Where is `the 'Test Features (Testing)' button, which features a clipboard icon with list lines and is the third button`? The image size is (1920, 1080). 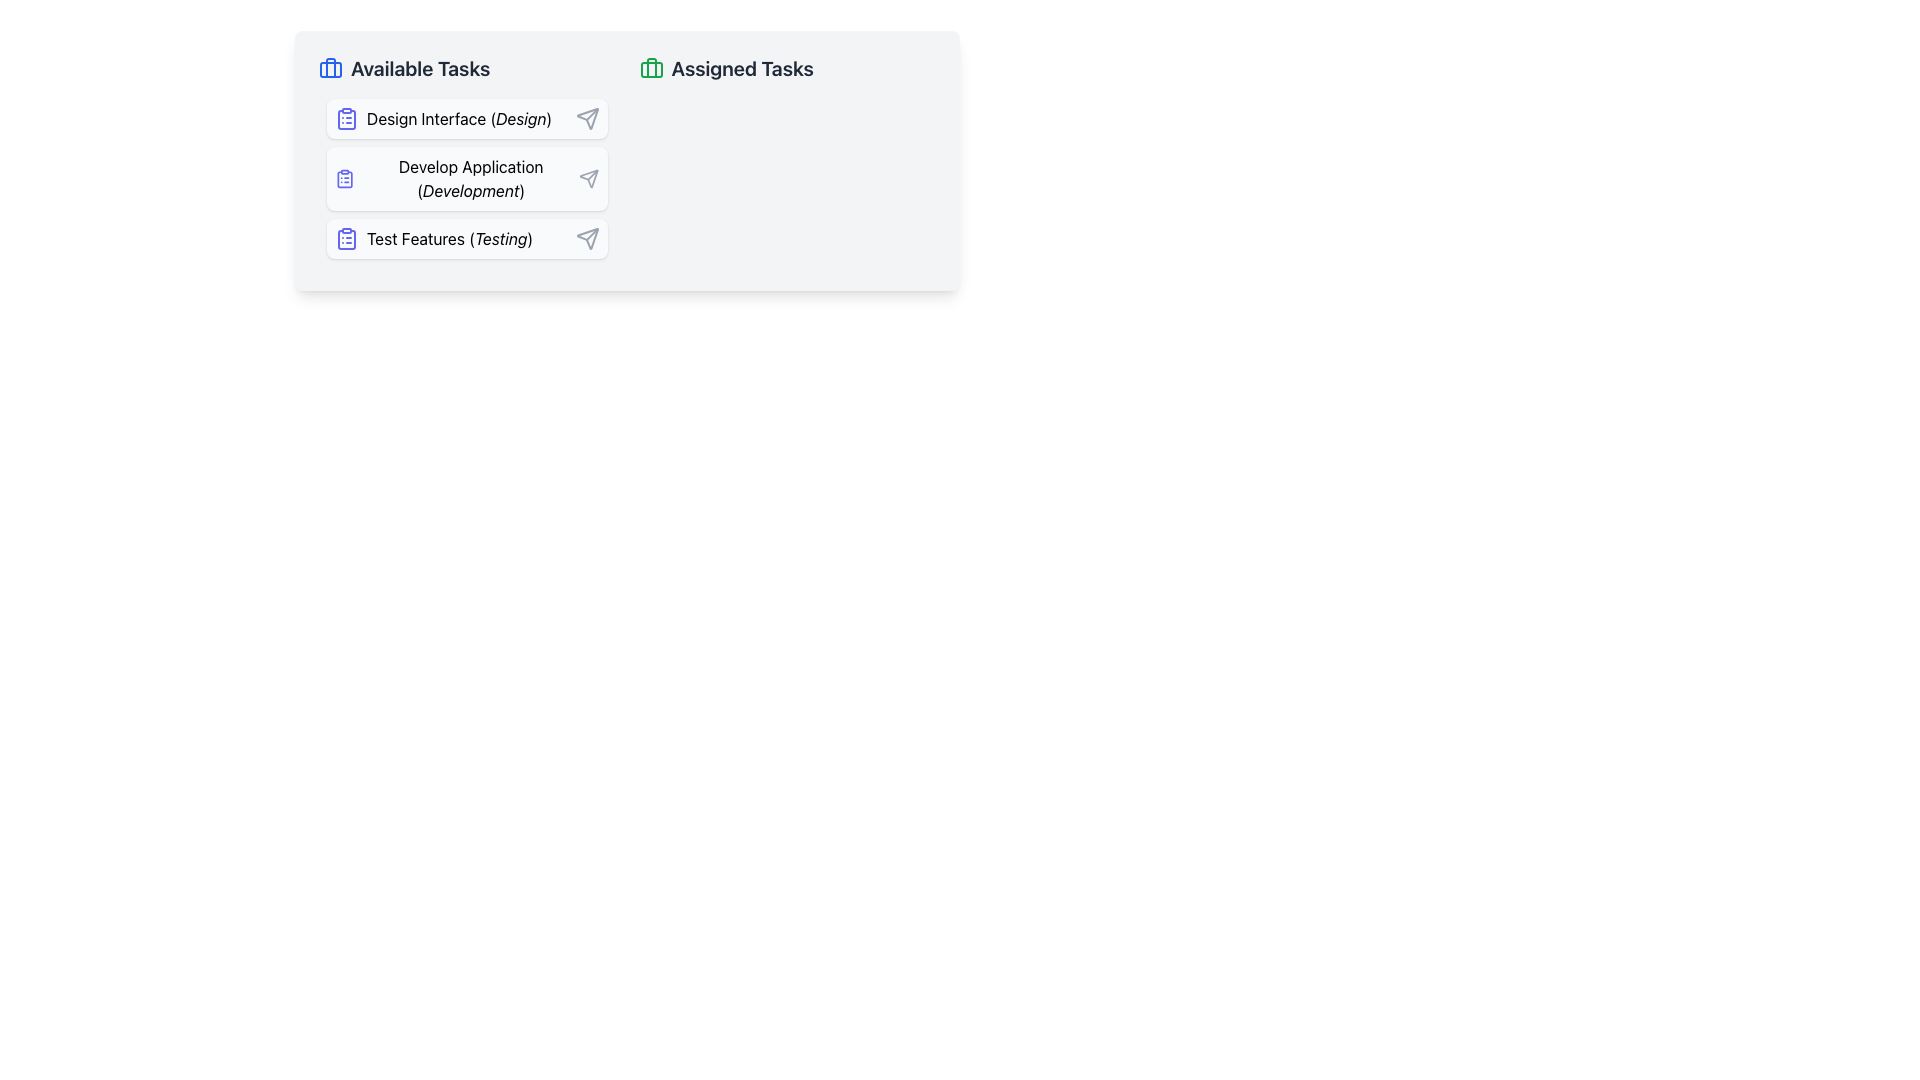 the 'Test Features (Testing)' button, which features a clipboard icon with list lines and is the third button is located at coordinates (432, 238).